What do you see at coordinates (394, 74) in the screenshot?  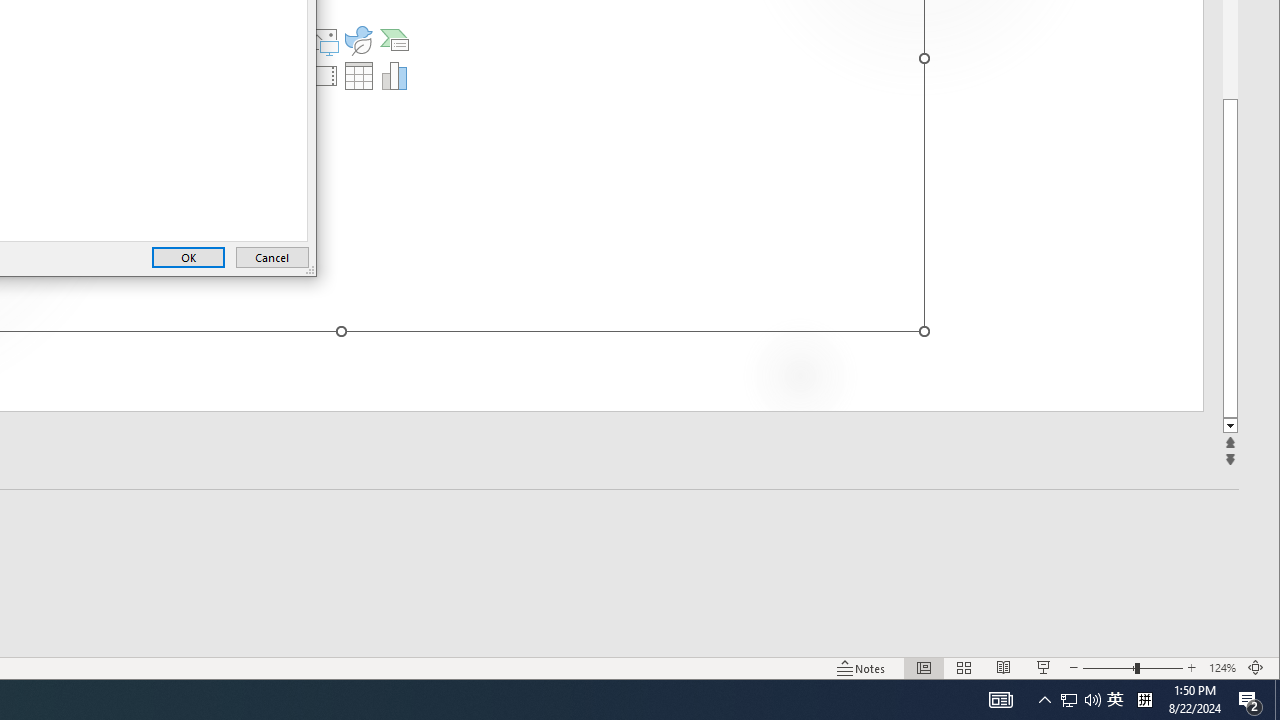 I see `'Insert Chart'` at bounding box center [394, 74].